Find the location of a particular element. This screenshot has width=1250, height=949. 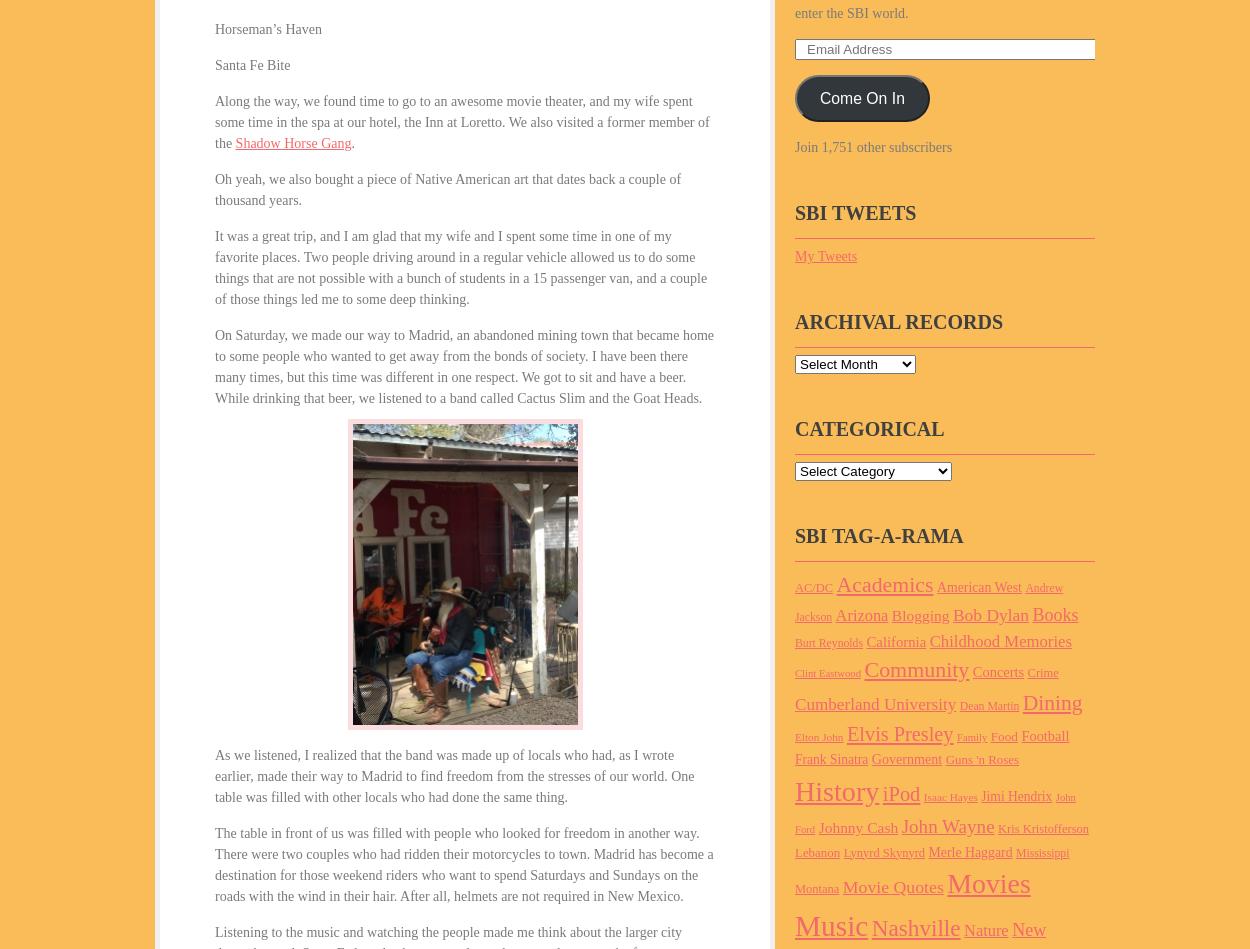

'Dining' is located at coordinates (1052, 701).